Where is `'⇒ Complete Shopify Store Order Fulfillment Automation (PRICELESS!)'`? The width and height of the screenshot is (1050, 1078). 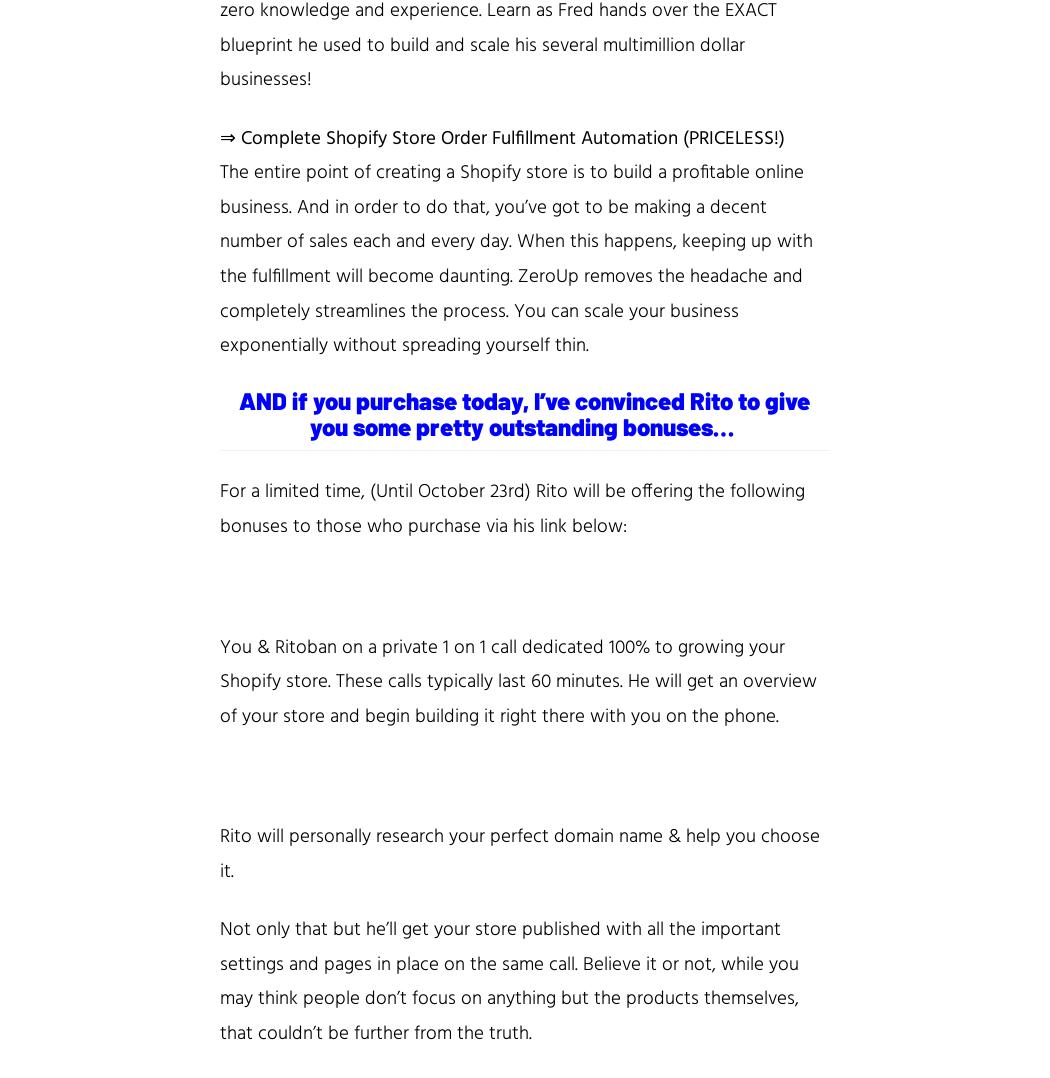
'⇒ Complete Shopify Store Order Fulfillment Automation (PRICELESS!)' is located at coordinates (501, 137).